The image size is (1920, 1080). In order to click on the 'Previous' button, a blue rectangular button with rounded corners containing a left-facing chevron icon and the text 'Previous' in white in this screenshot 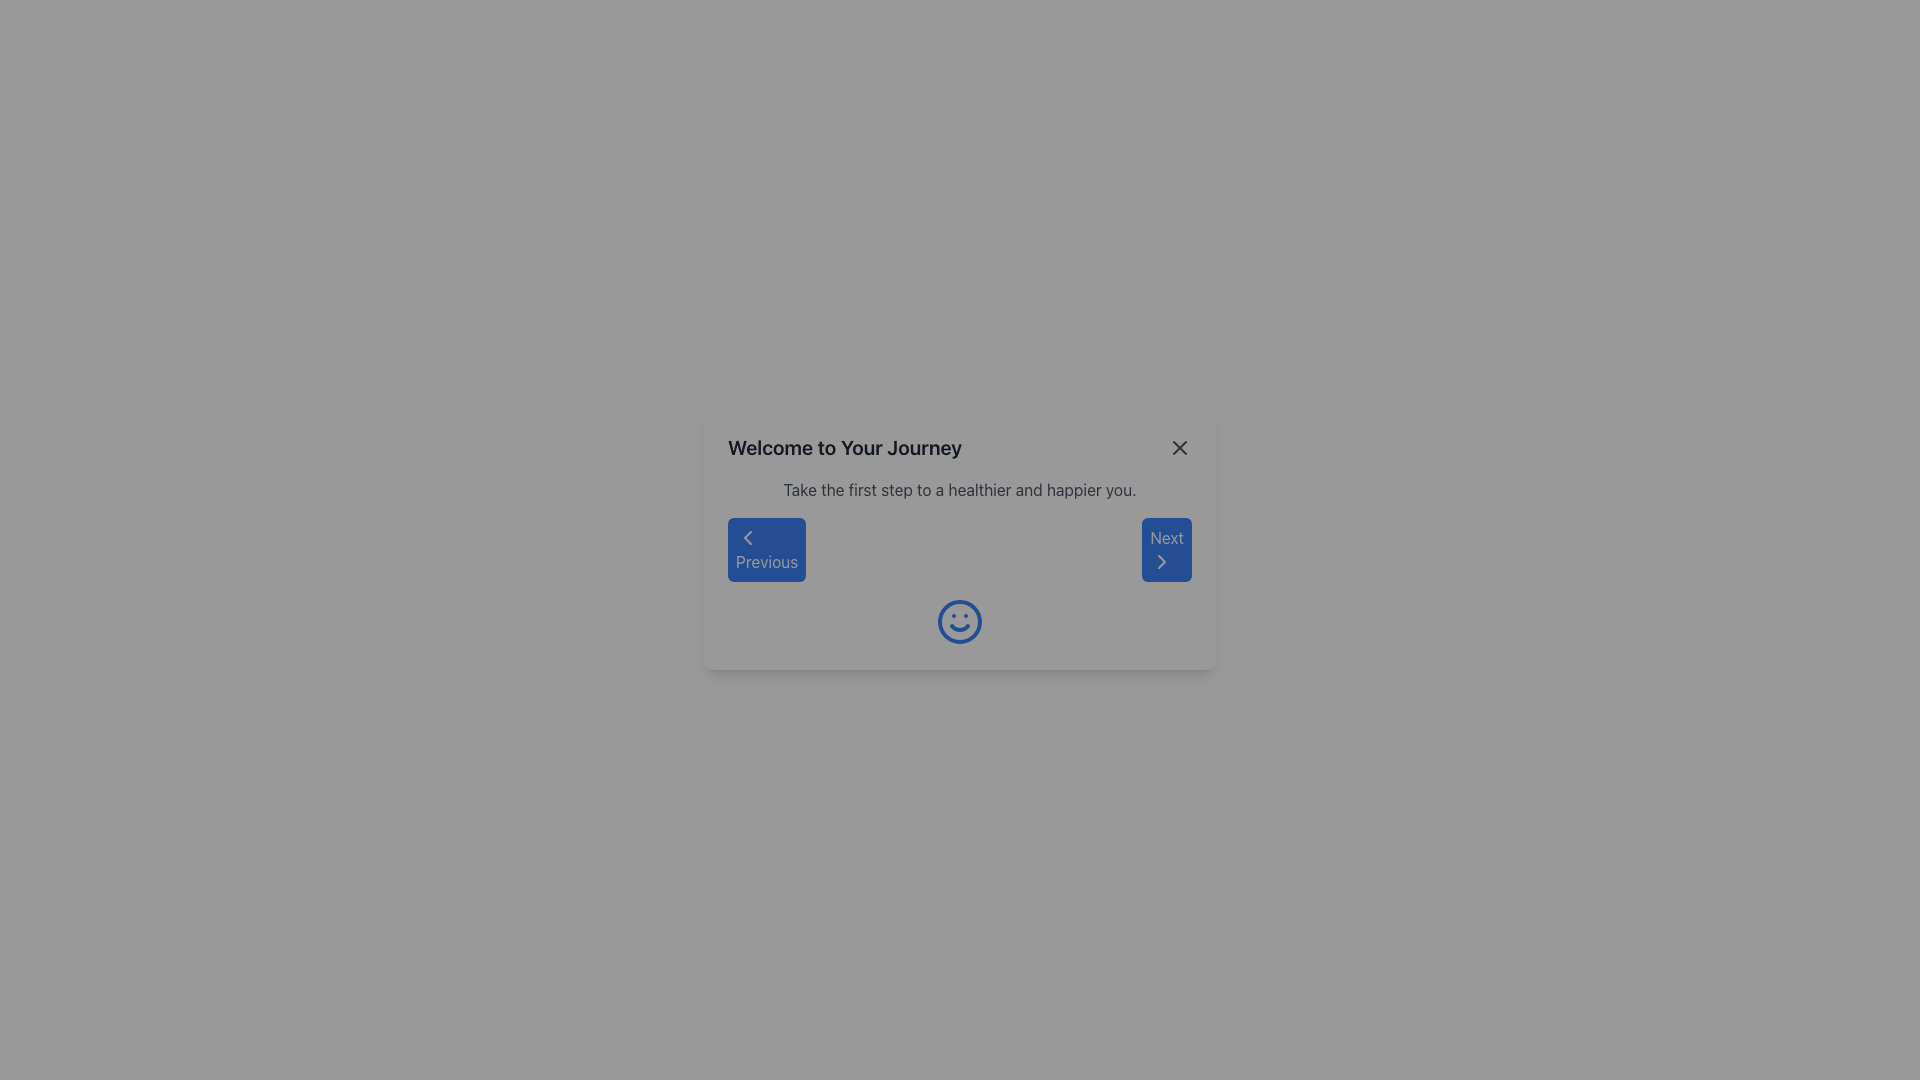, I will do `click(766, 550)`.